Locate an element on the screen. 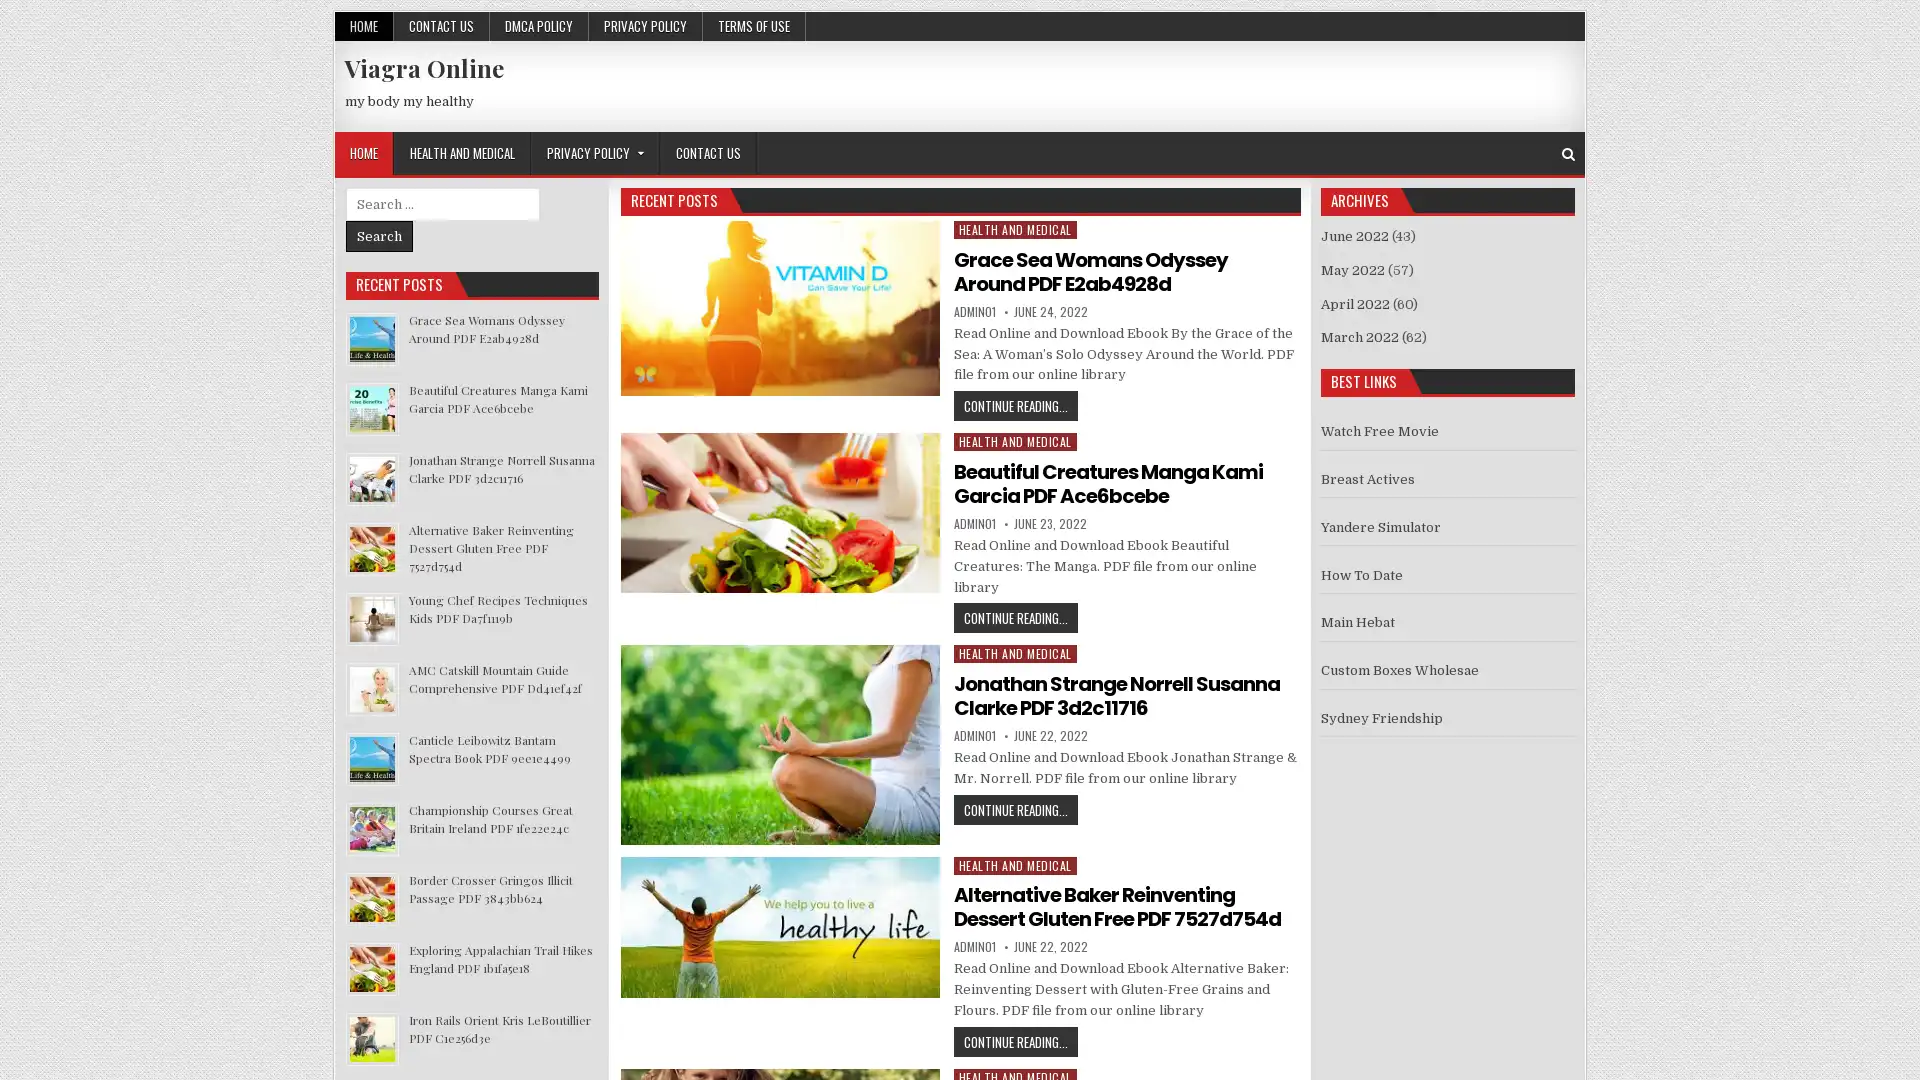 This screenshot has width=1920, height=1080. Search is located at coordinates (378, 235).